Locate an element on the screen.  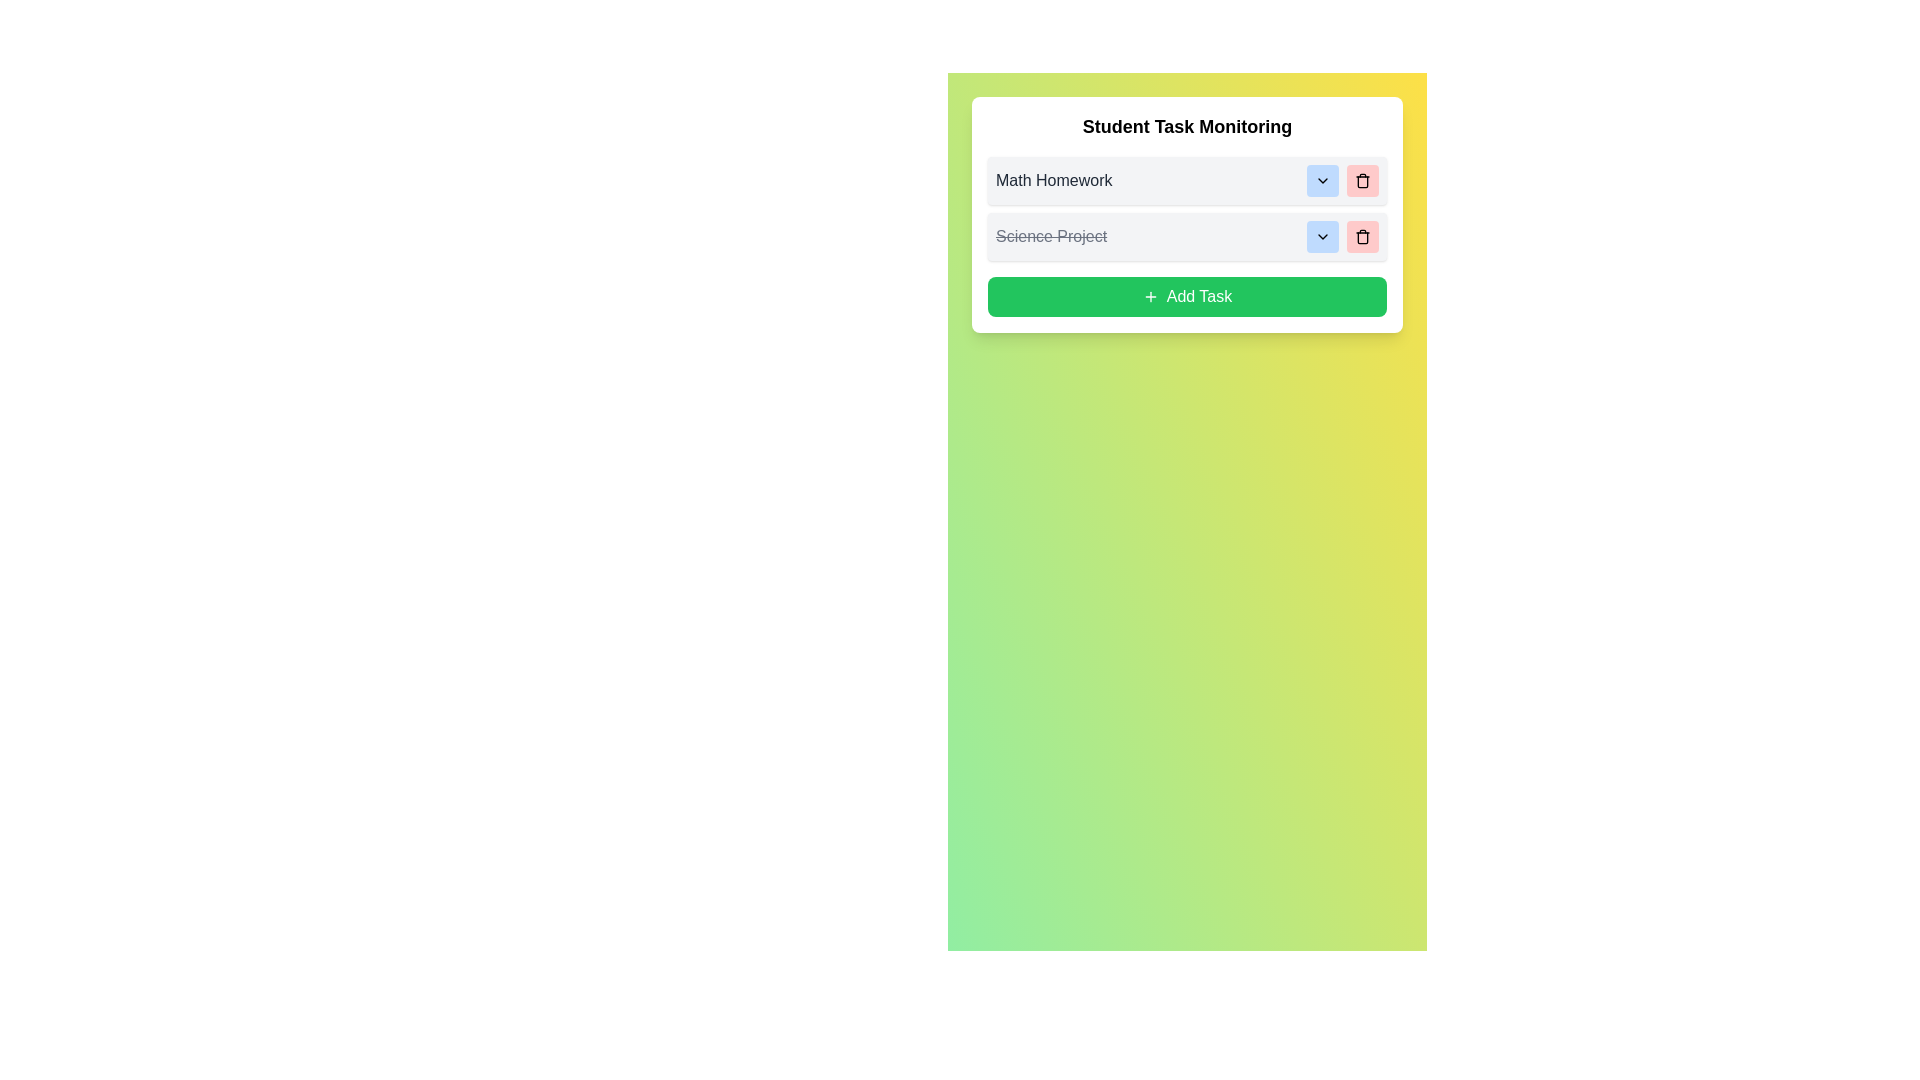
the delete icon button for the 'Science Project' task is located at coordinates (1362, 235).